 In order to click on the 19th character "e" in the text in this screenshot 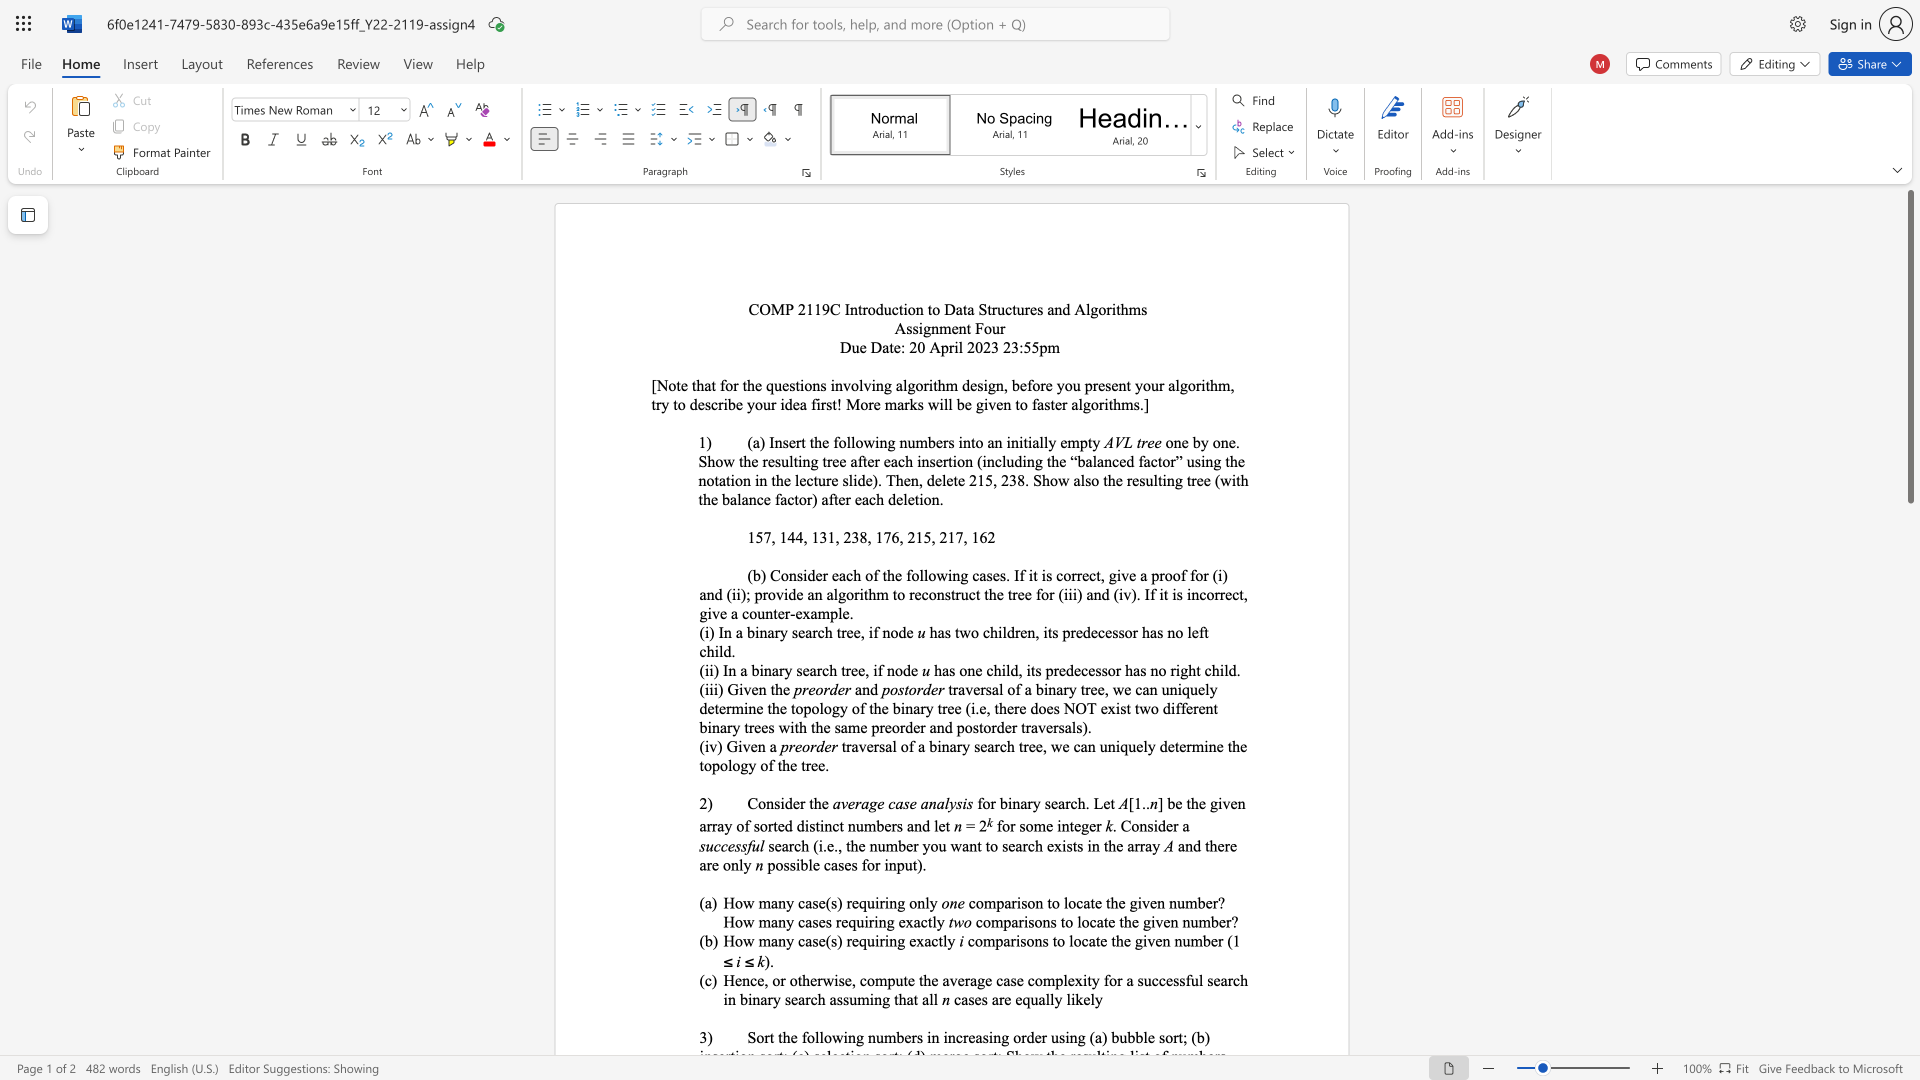, I will do `click(1200, 707)`.